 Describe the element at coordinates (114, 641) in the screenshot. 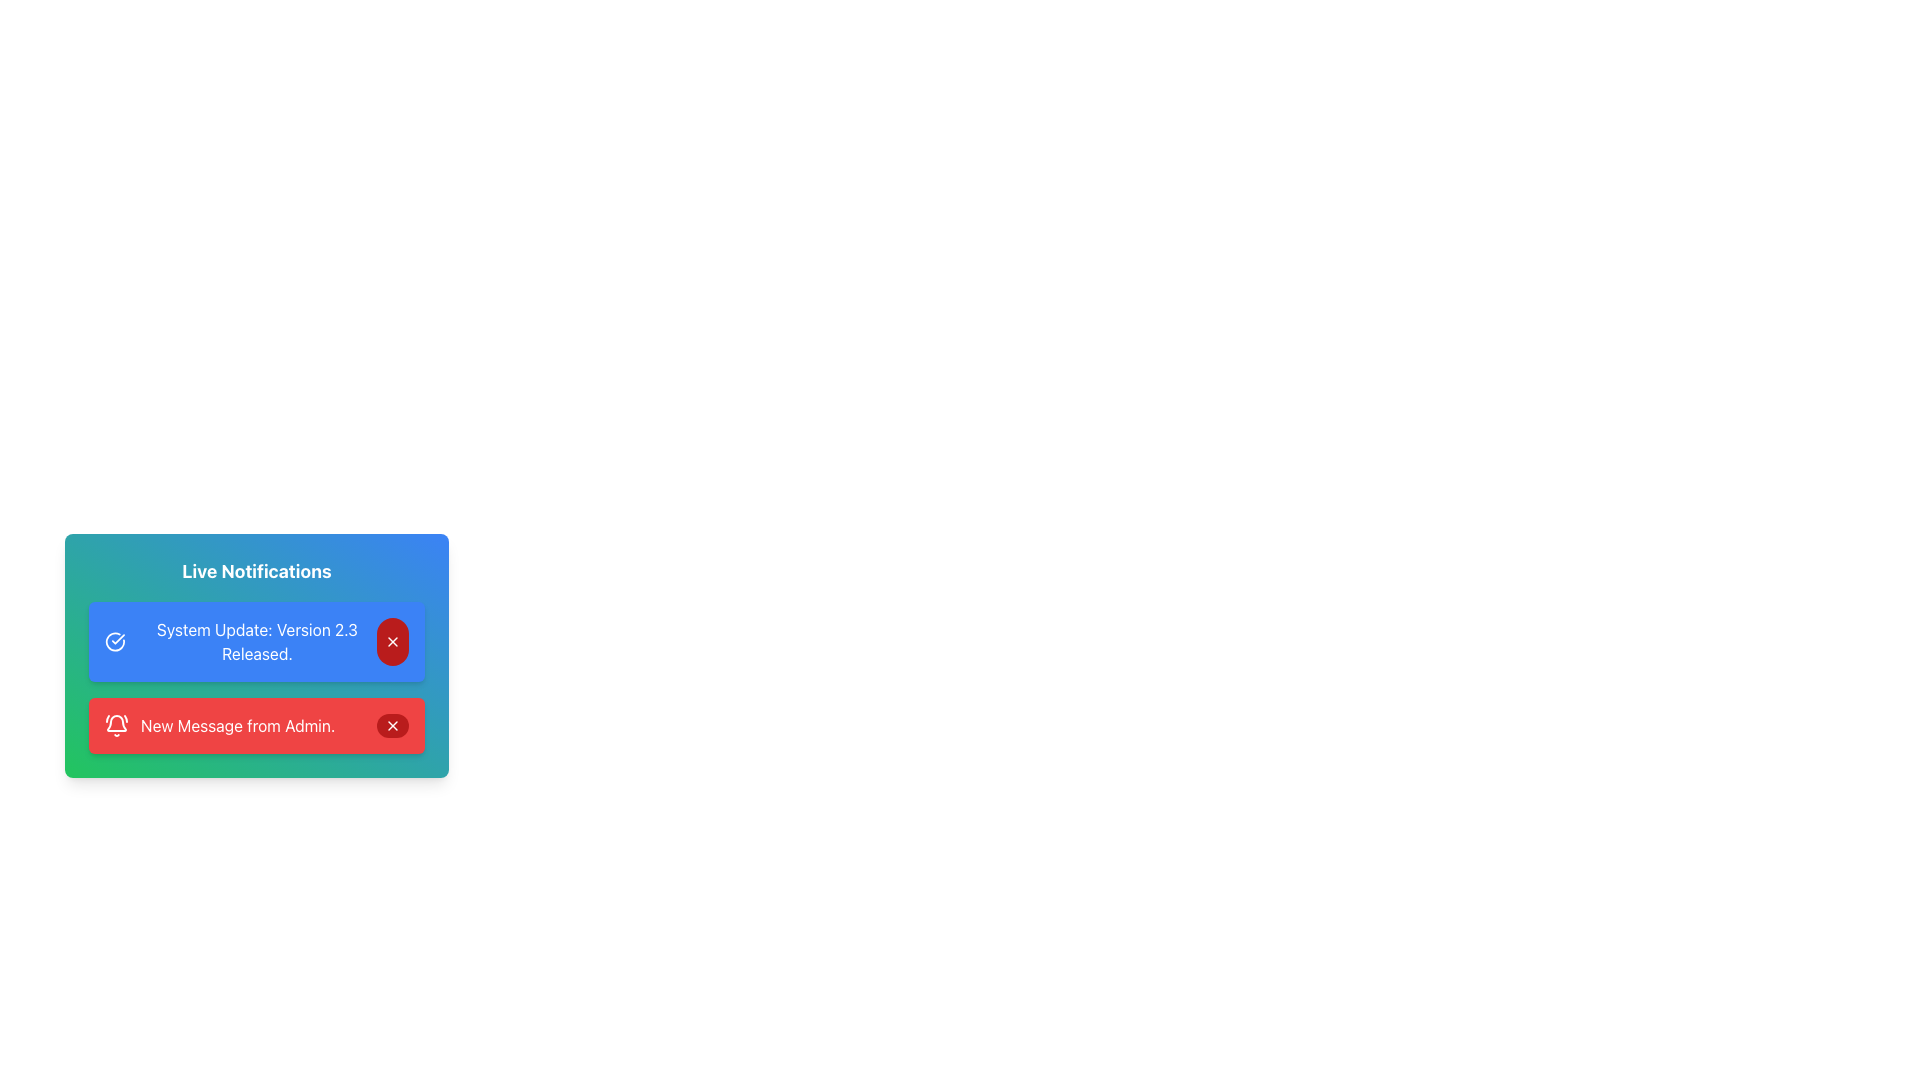

I see `the Decorative icon, a circular white check mark inside a circle, located to the far left of the notification titled 'System Update: Version 2.3 Released.'` at that location.